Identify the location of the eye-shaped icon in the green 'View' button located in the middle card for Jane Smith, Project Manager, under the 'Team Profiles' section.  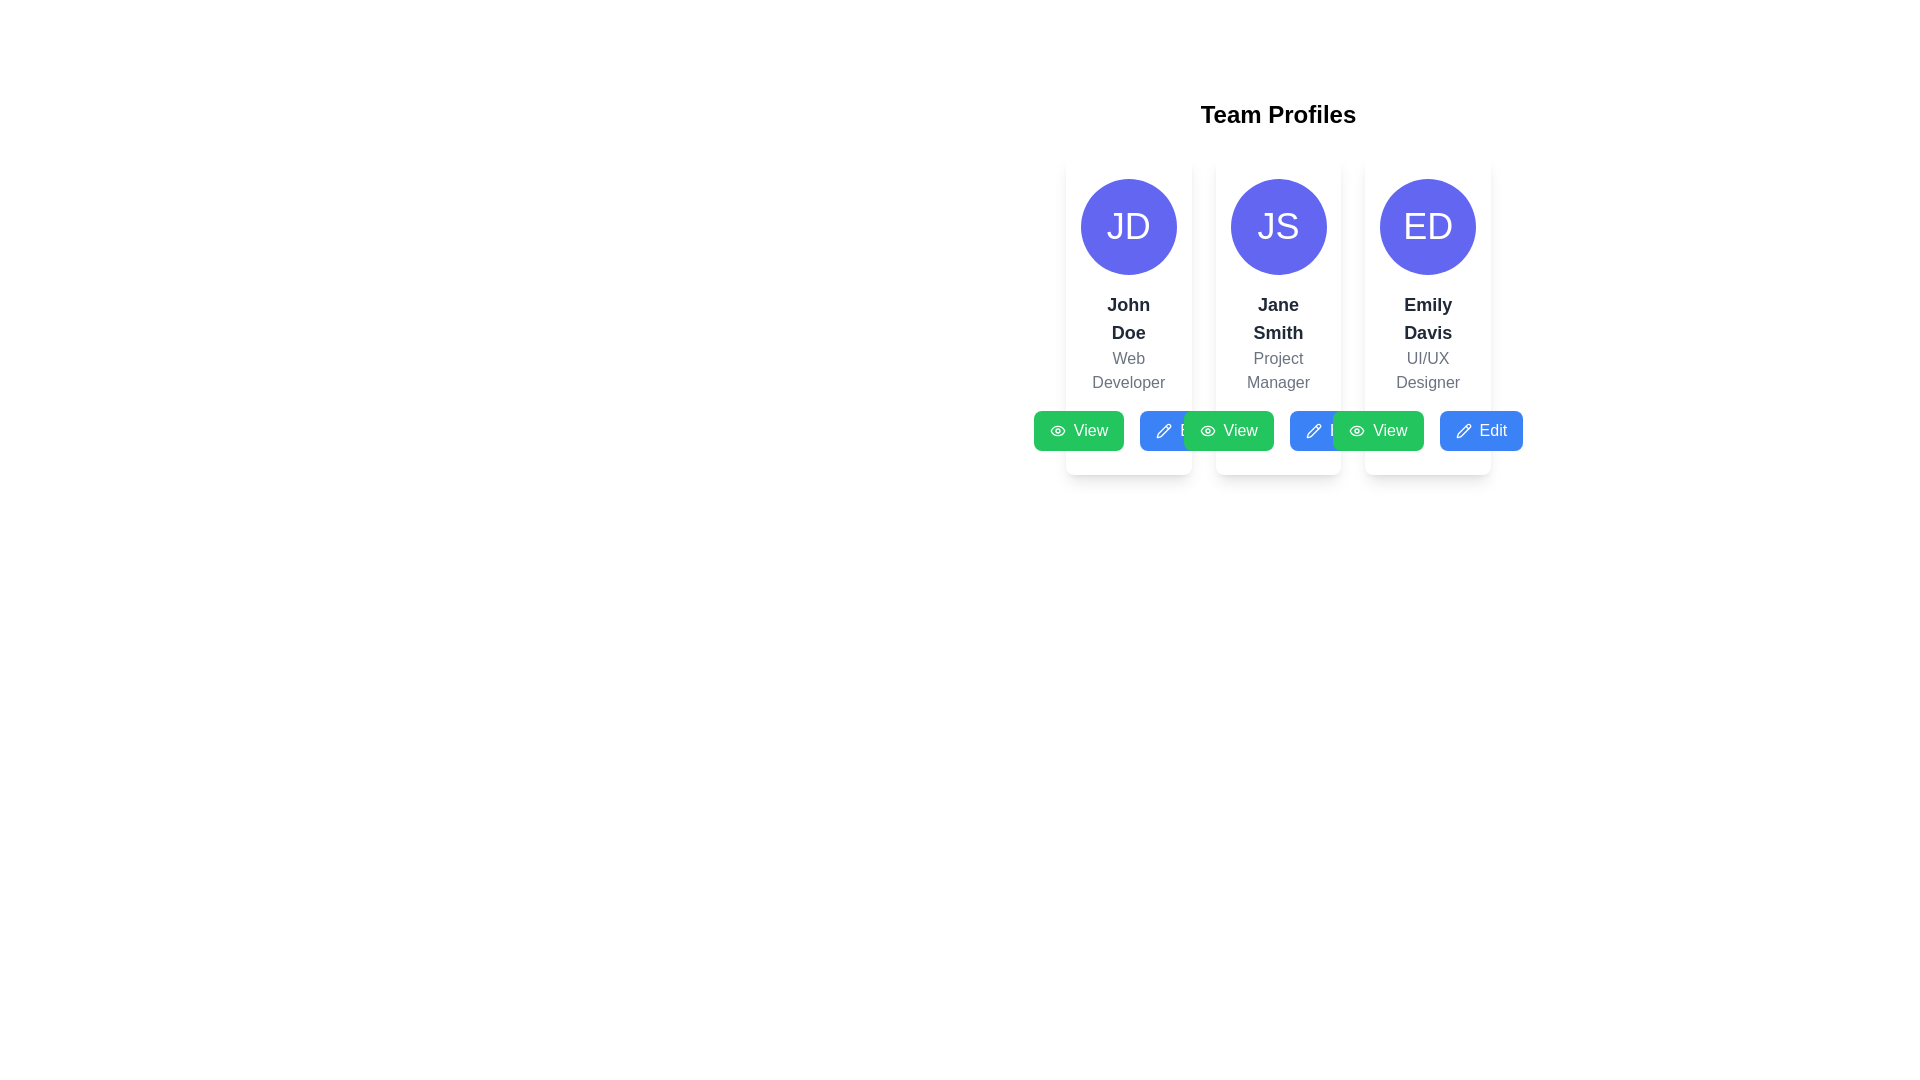
(1056, 430).